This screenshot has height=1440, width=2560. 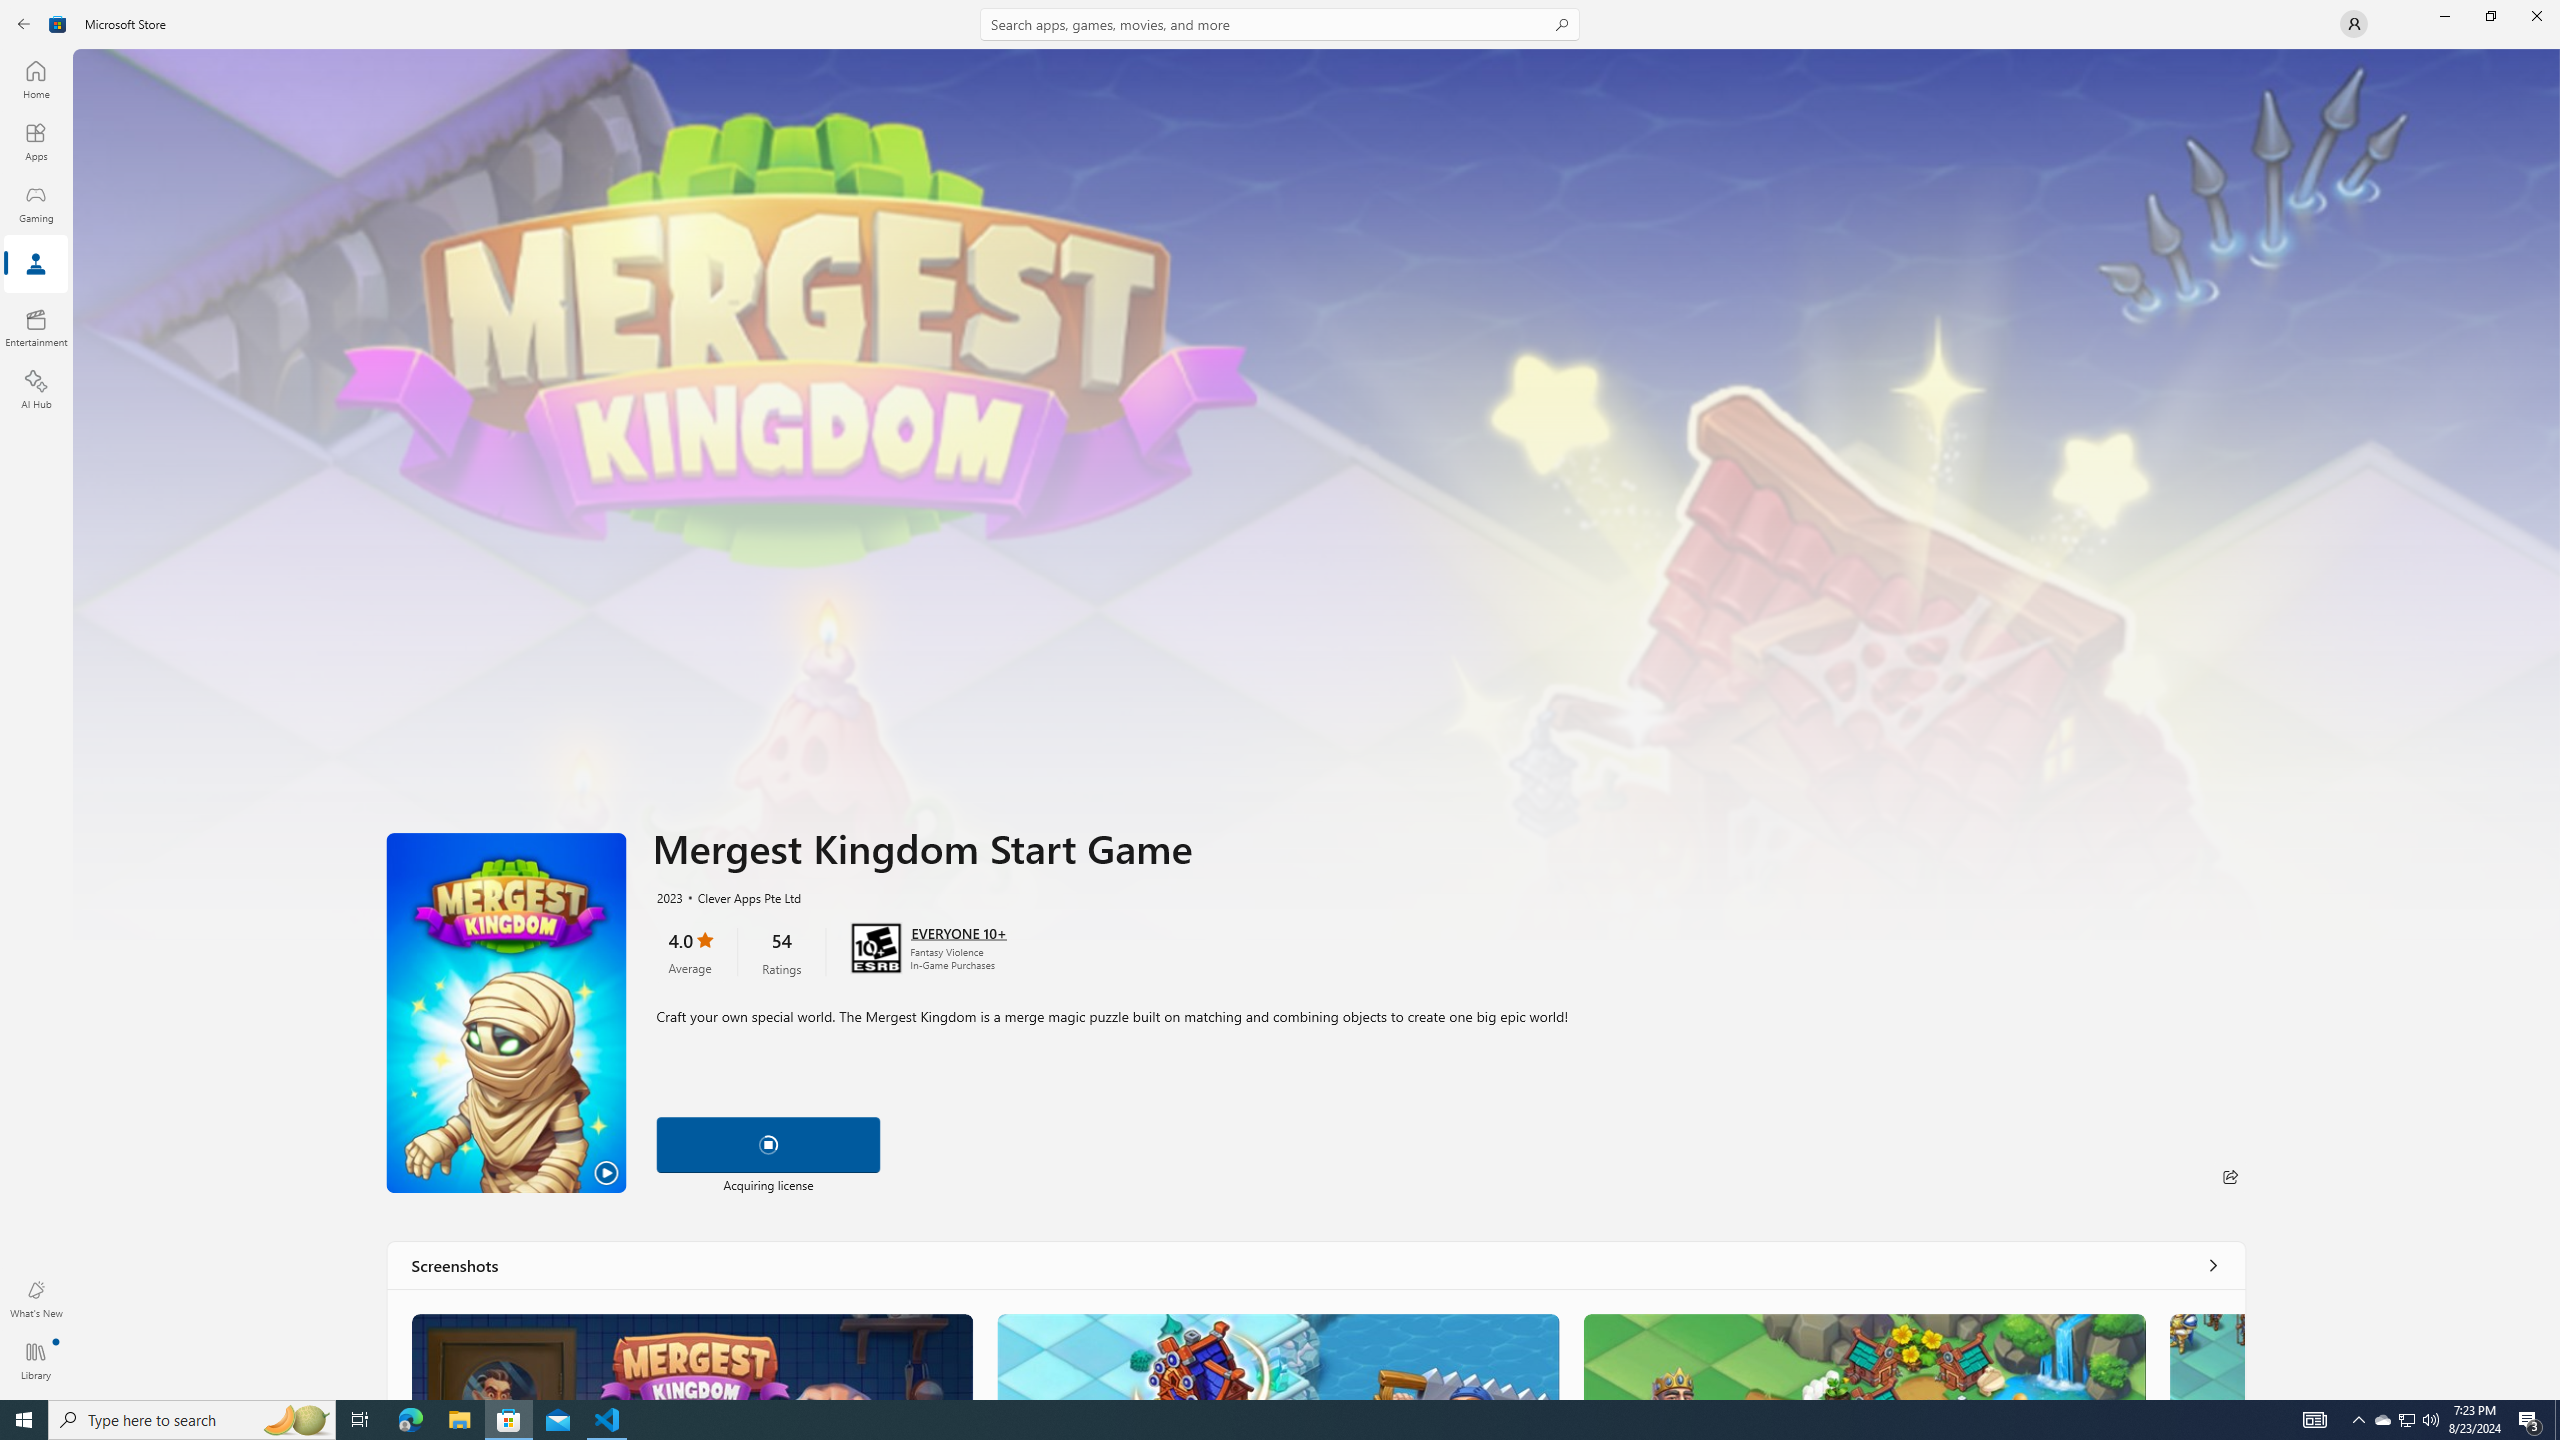 What do you see at coordinates (1862, 1355) in the screenshot?
I see `'Screenshot 3'` at bounding box center [1862, 1355].